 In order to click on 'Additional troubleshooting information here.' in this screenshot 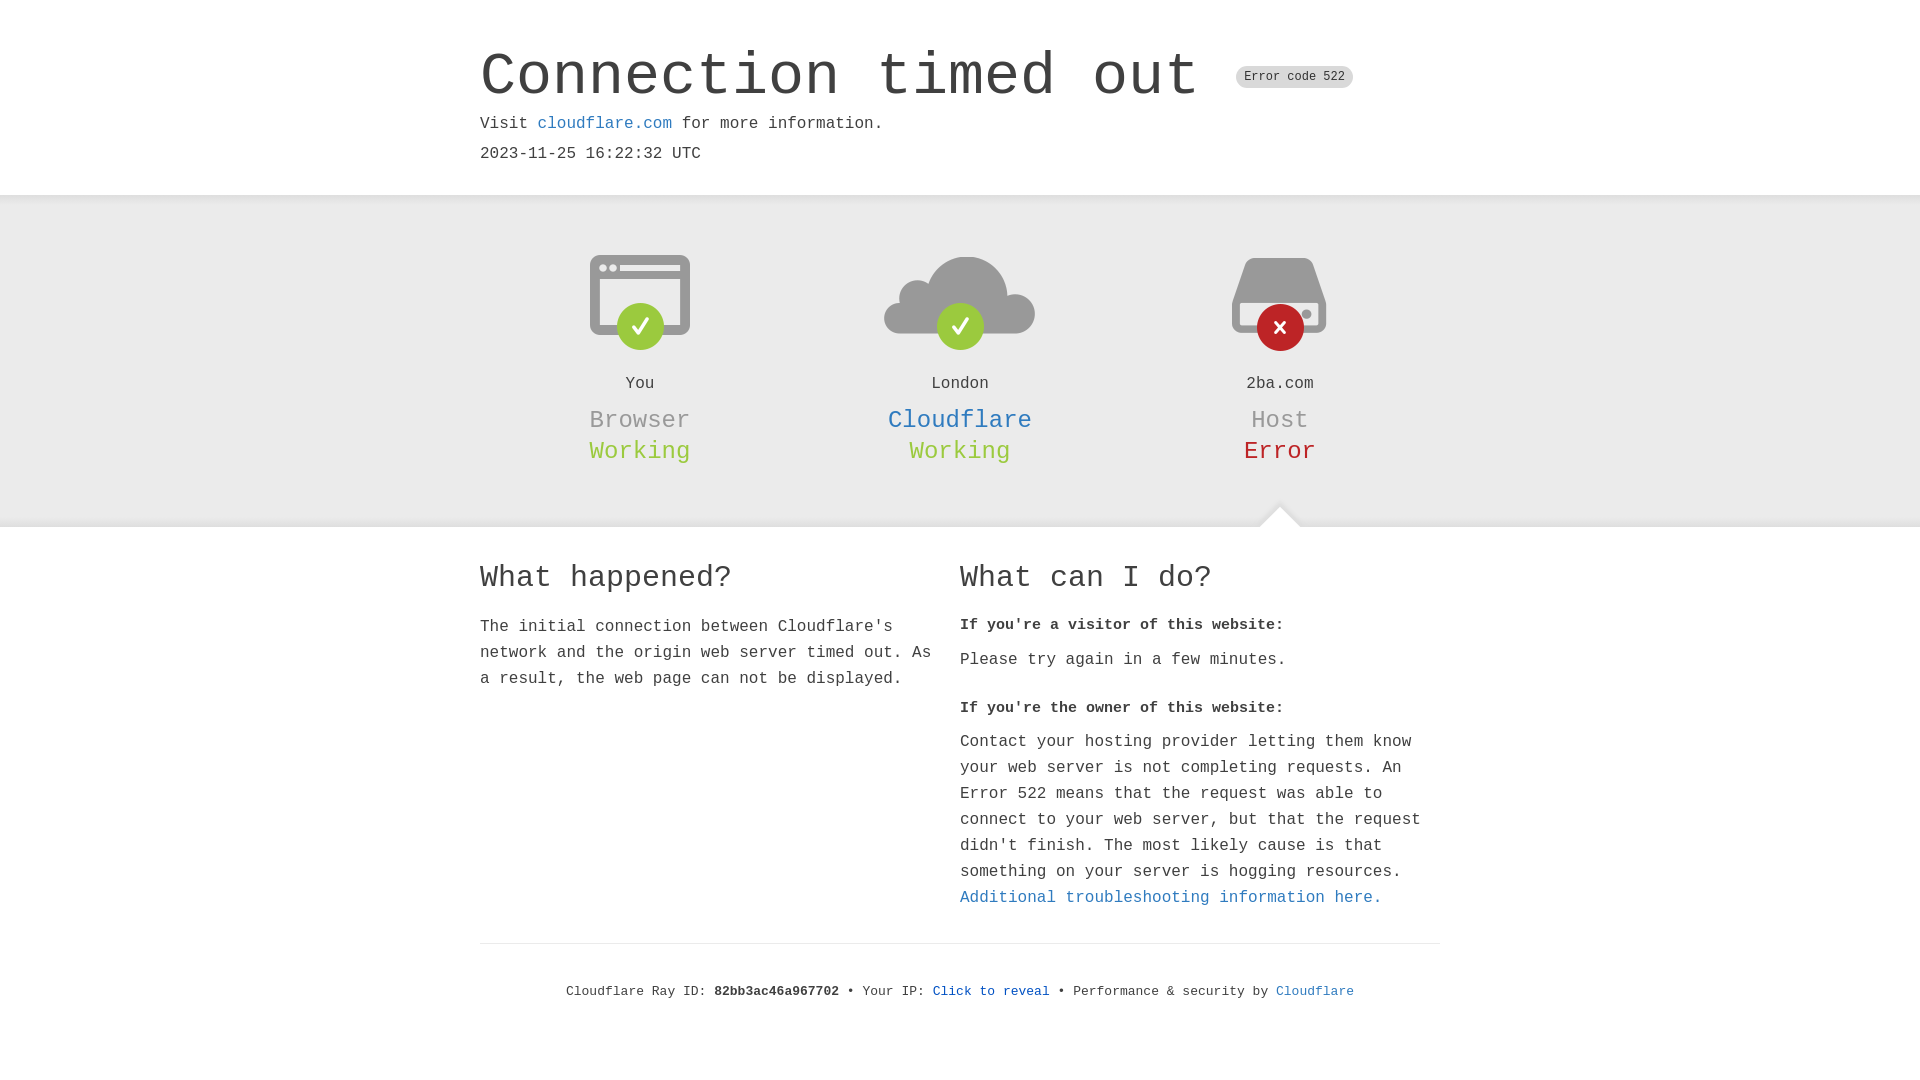, I will do `click(1171, 897)`.